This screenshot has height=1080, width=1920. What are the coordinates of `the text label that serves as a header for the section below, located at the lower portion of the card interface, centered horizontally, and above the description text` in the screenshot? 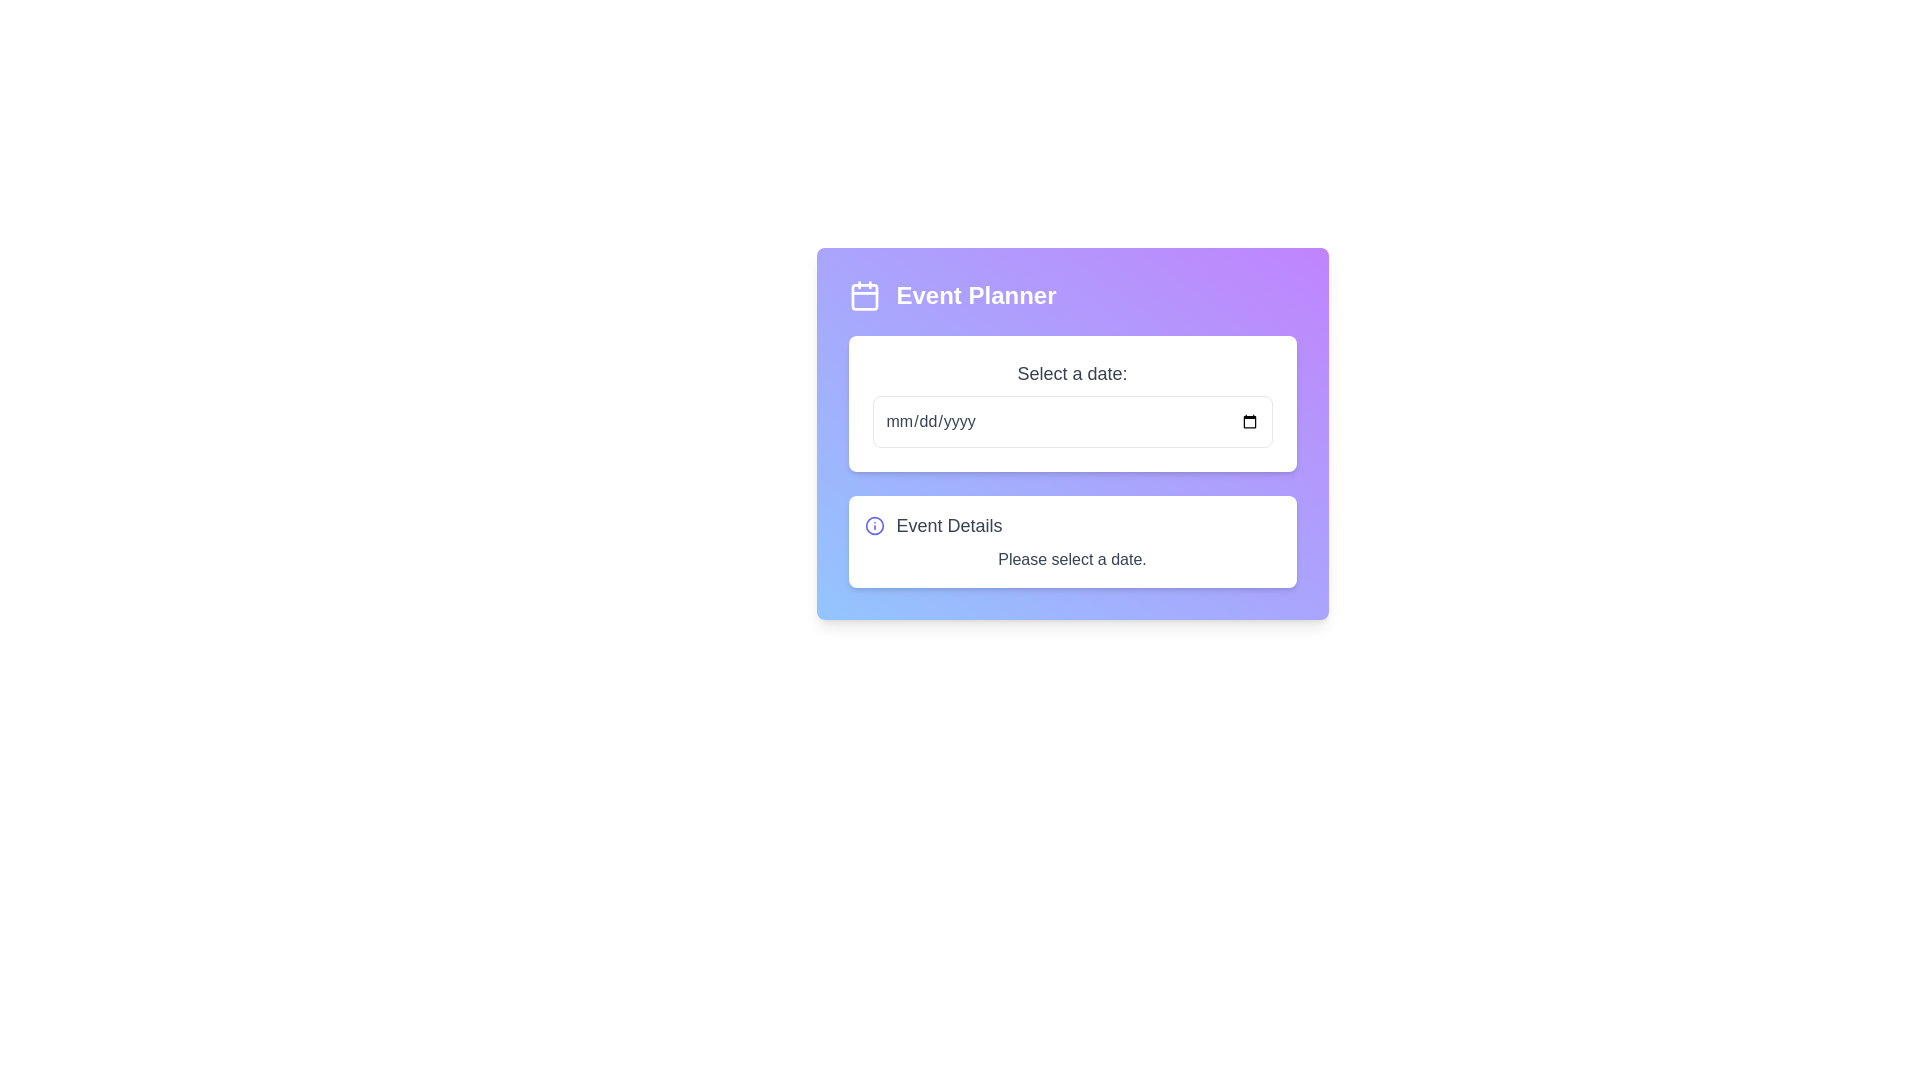 It's located at (948, 524).